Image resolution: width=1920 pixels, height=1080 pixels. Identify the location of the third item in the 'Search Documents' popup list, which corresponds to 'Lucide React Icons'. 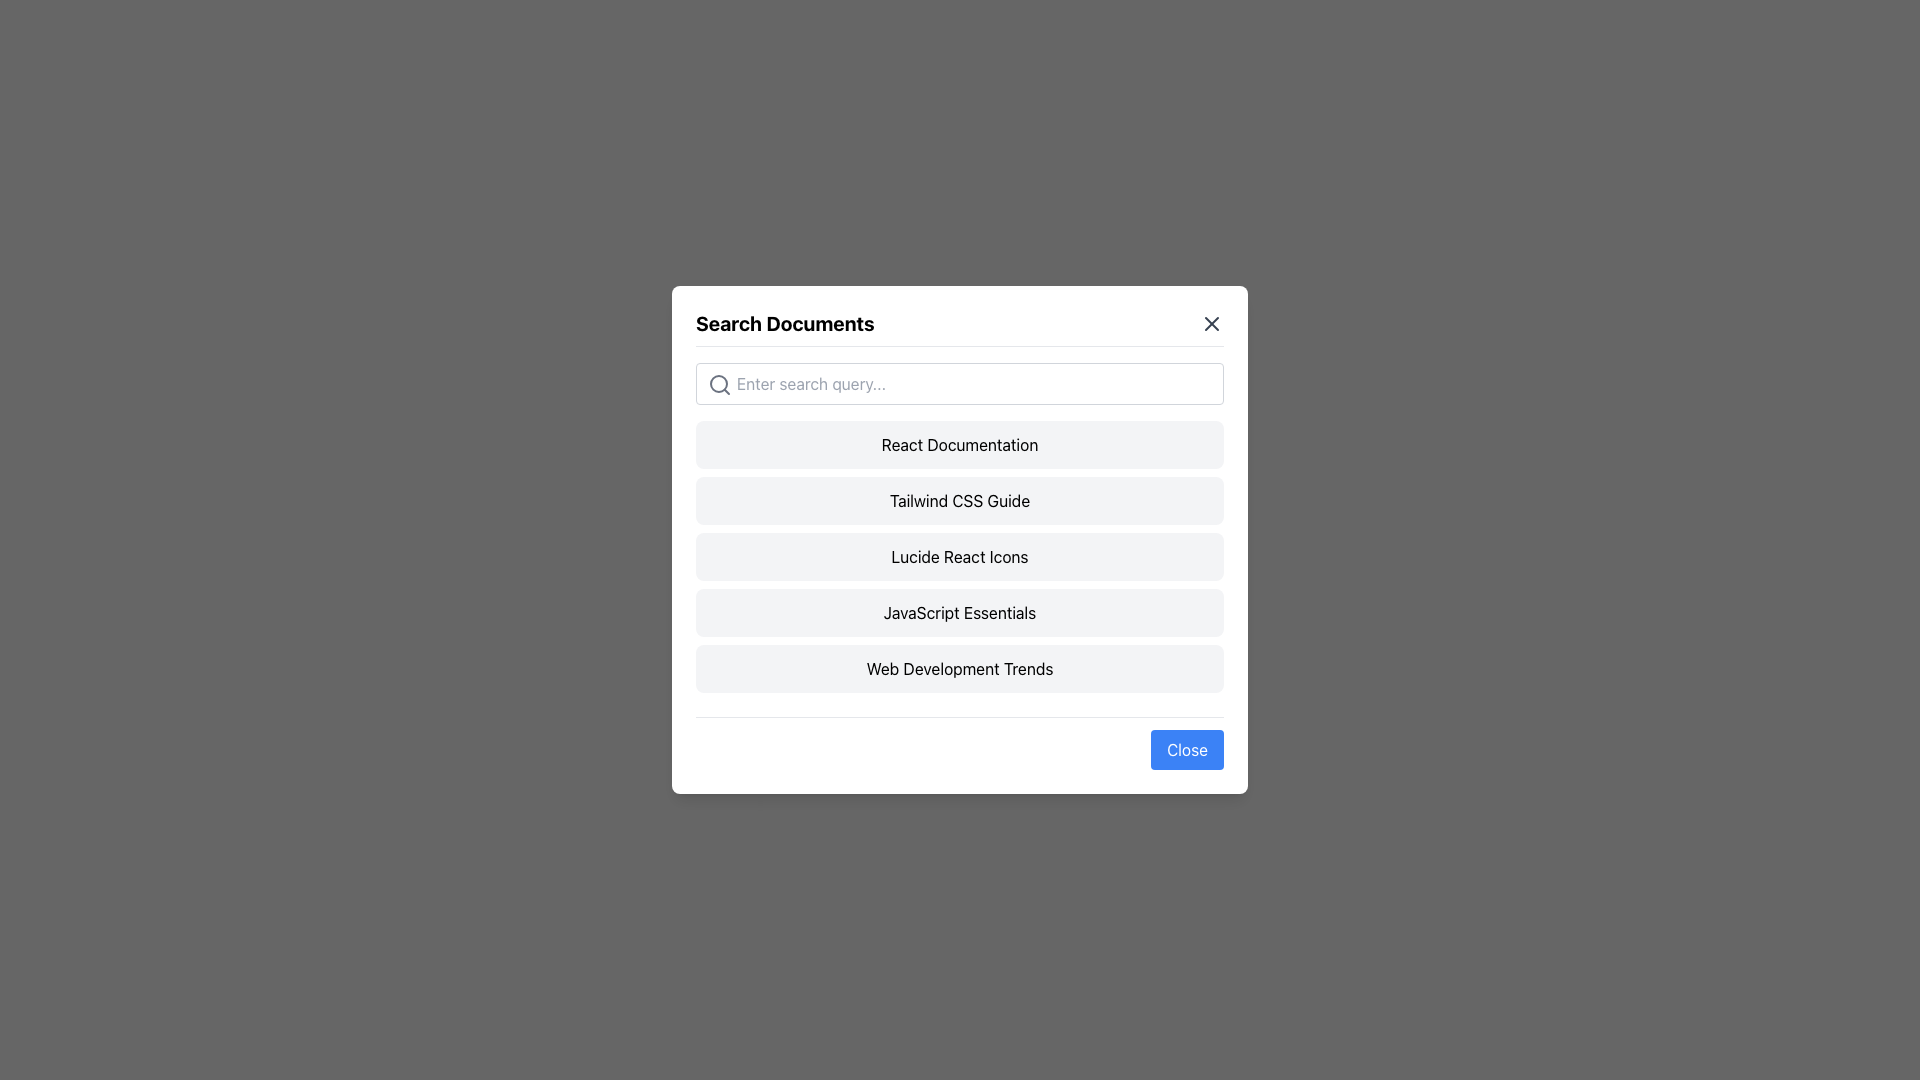
(960, 556).